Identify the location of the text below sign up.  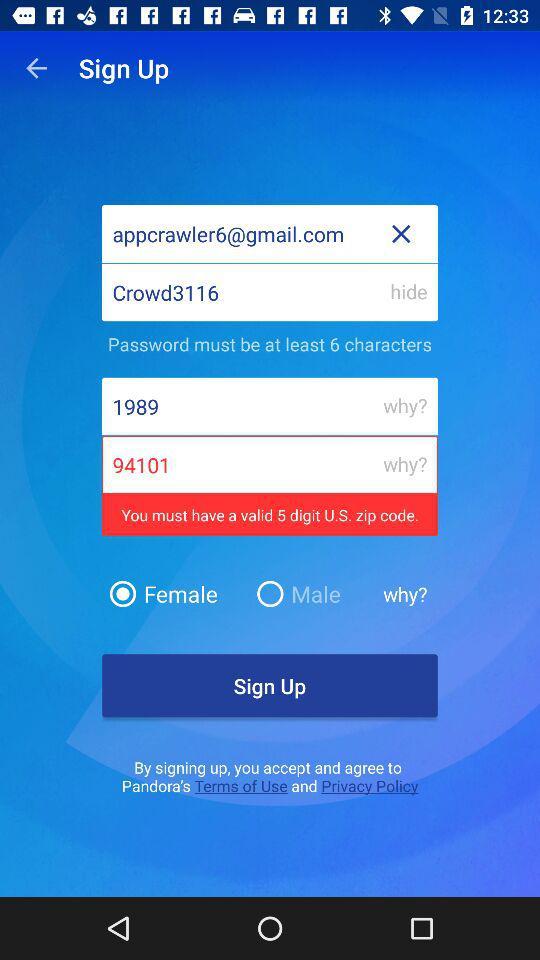
(270, 776).